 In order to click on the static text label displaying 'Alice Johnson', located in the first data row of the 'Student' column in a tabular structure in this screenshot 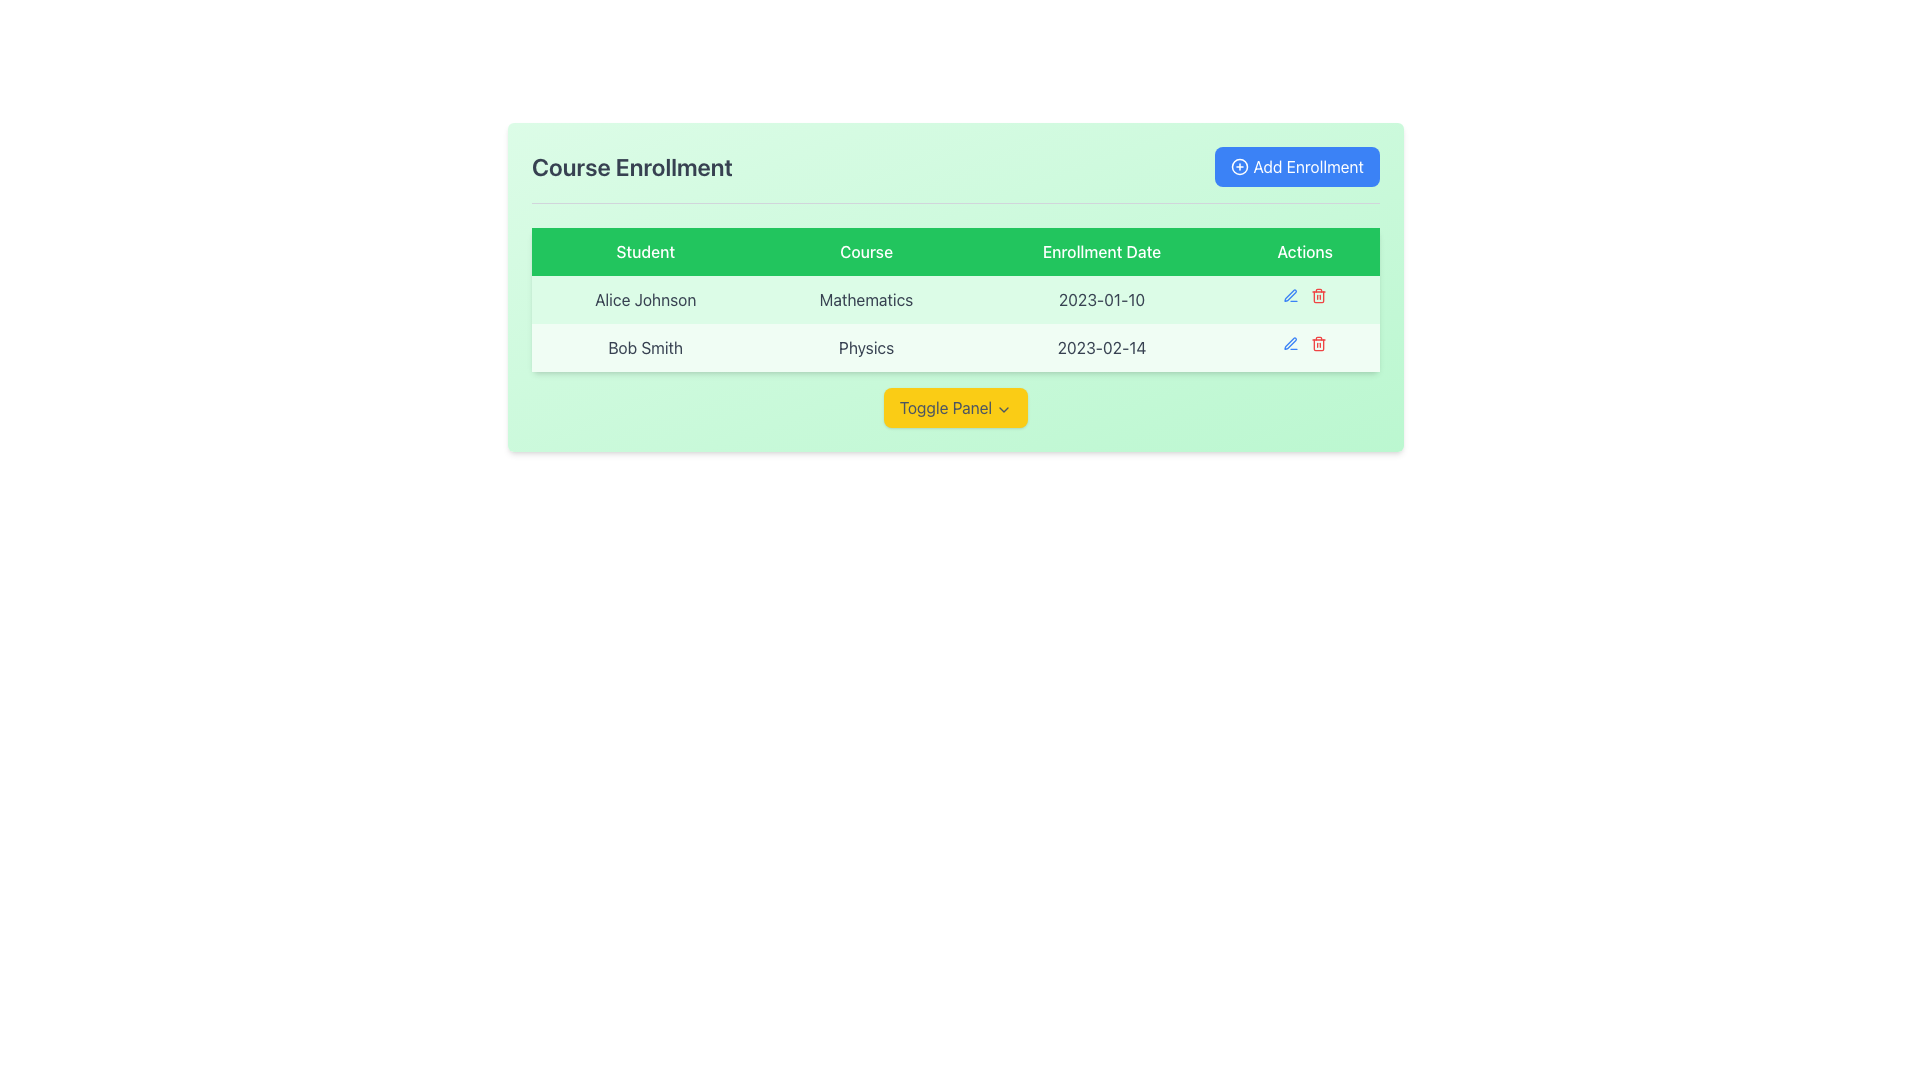, I will do `click(645, 300)`.